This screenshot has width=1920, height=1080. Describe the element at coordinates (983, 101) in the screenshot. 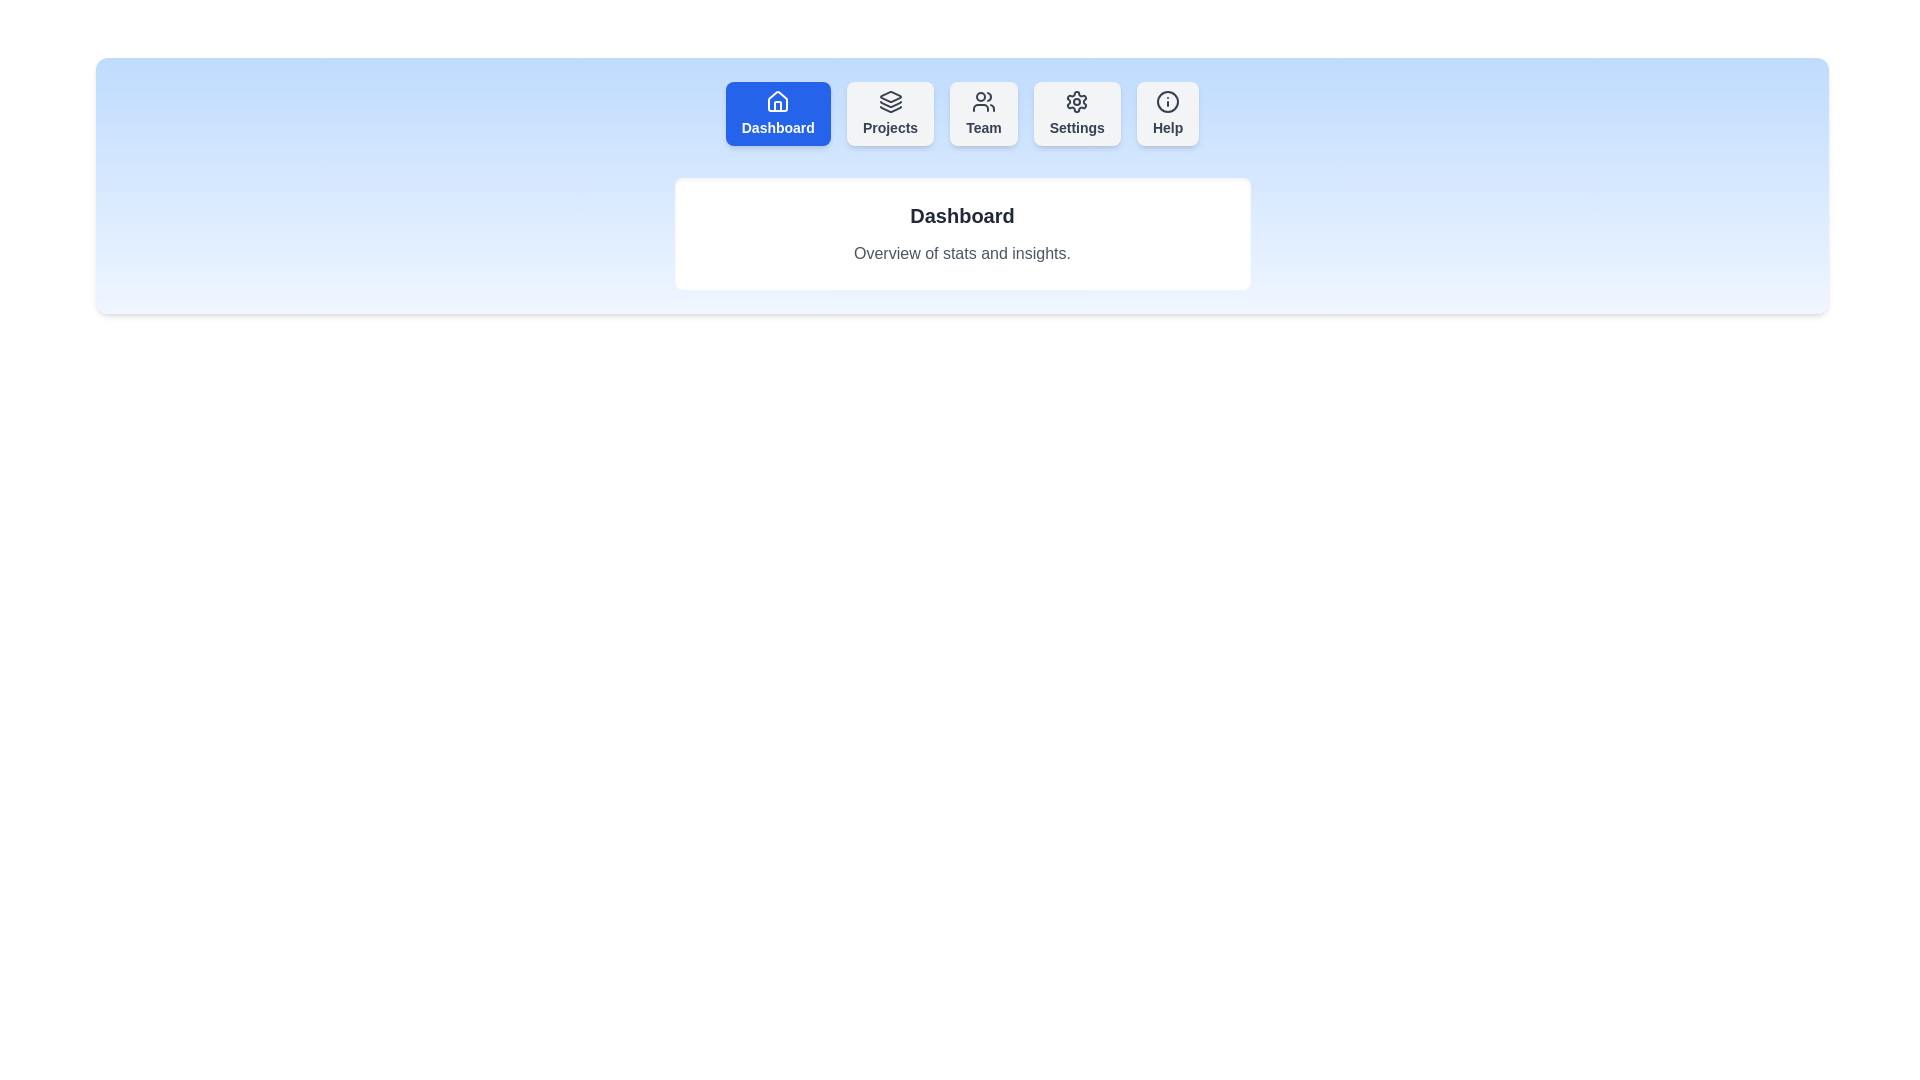

I see `the icon of the Team tab` at that location.